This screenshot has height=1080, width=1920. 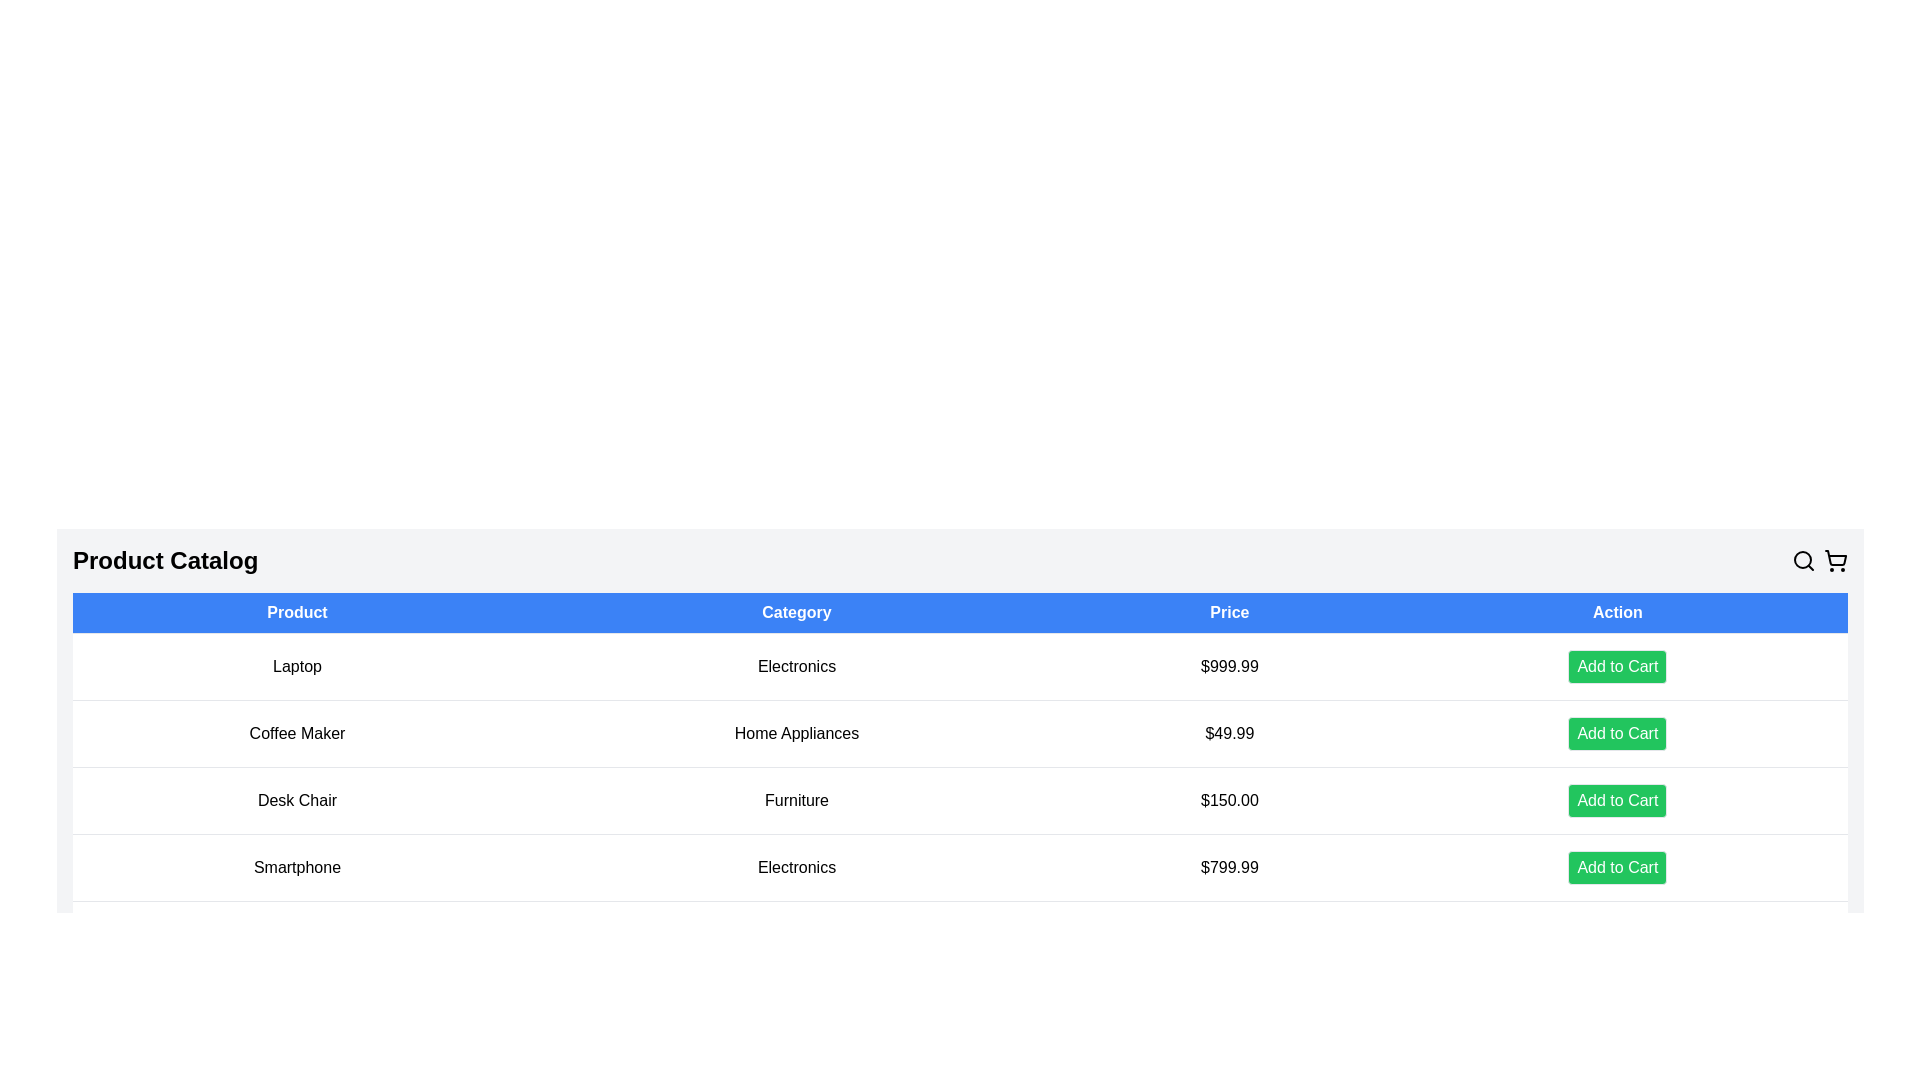 What do you see at coordinates (960, 866) in the screenshot?
I see `details of the product in the fourth row of the table, which includes the product name 'Smartphone', category 'Electronics', price '$799.99', and an 'Add to Cart' button` at bounding box center [960, 866].